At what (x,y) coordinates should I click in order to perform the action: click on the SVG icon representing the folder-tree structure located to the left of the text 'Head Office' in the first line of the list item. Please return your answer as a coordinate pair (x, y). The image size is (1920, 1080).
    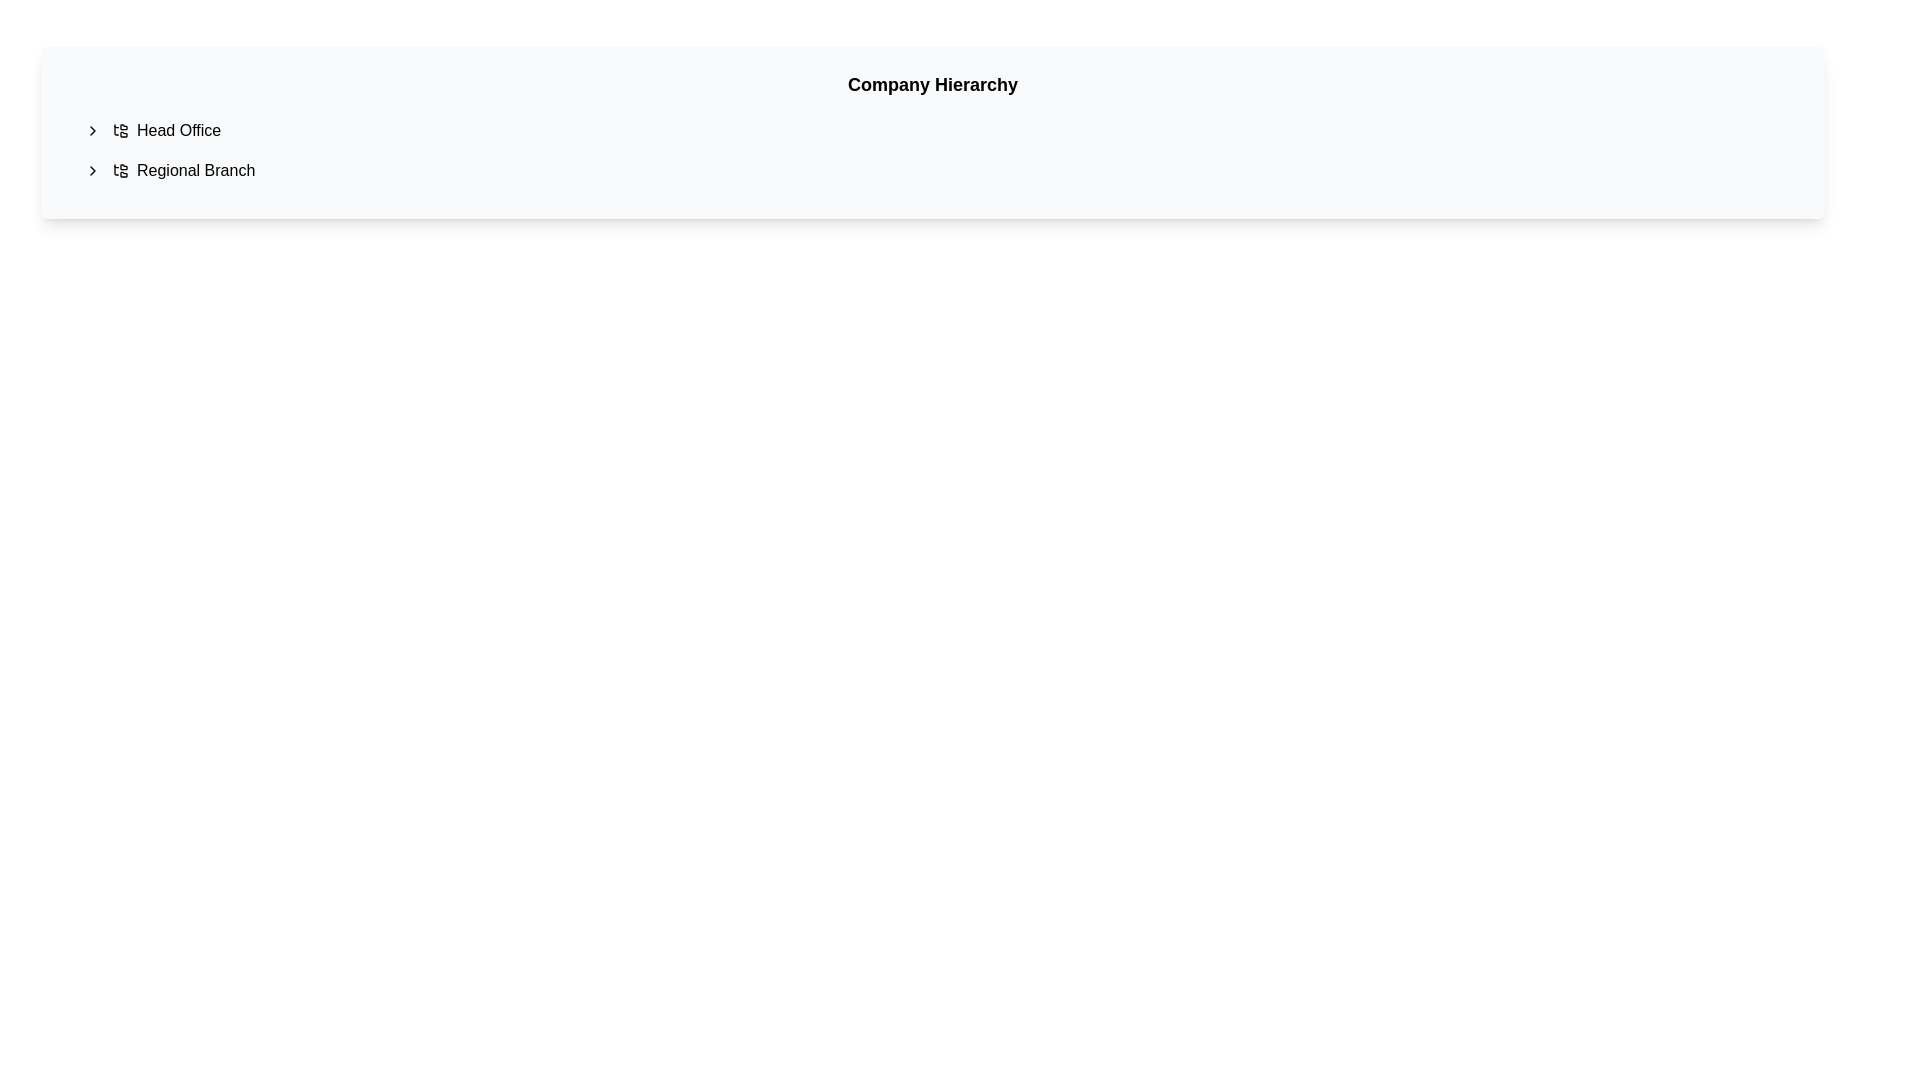
    Looking at the image, I should click on (119, 131).